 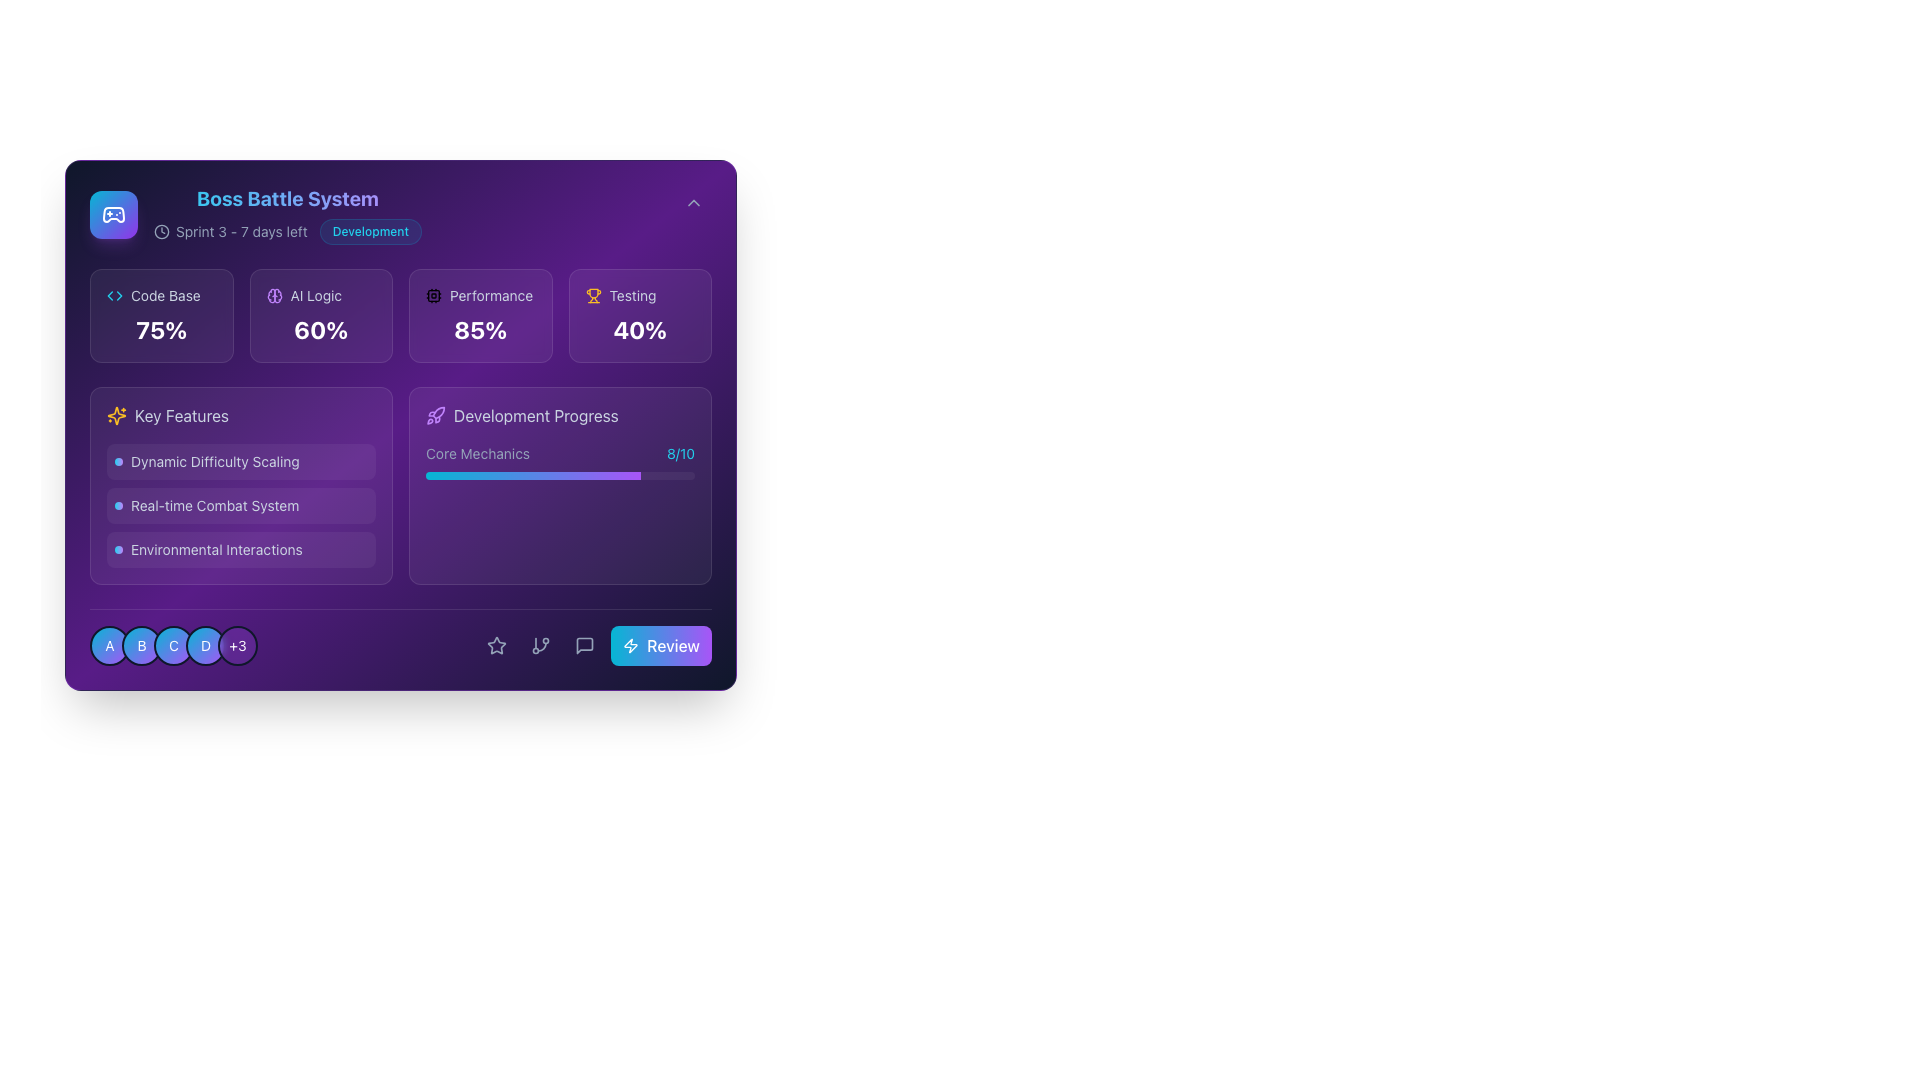 I want to click on the text block that serves as a header or summary for a specific section, located at the upper-left portion of the layout, slightly below the top boundary, so click(x=254, y=215).